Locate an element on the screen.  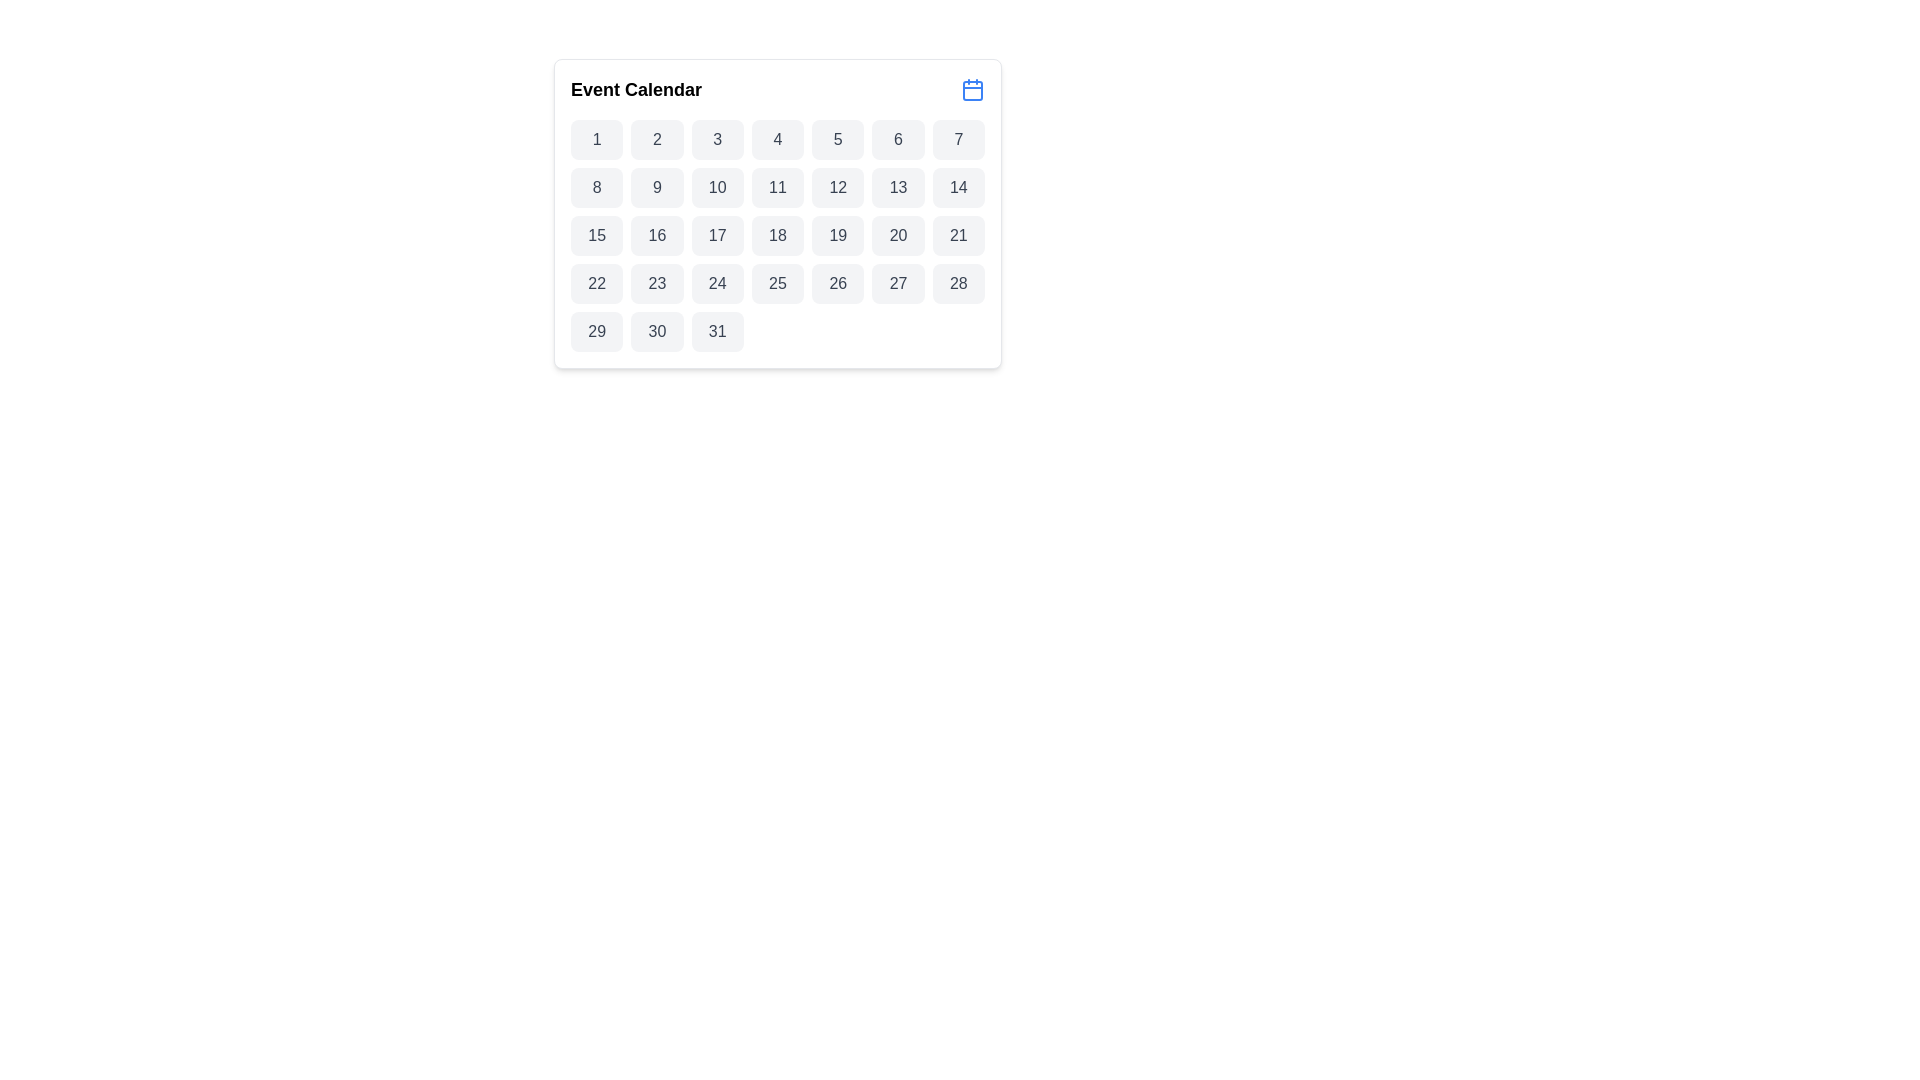
the selectable date button representing the date '8' in the calendar interface is located at coordinates (596, 188).